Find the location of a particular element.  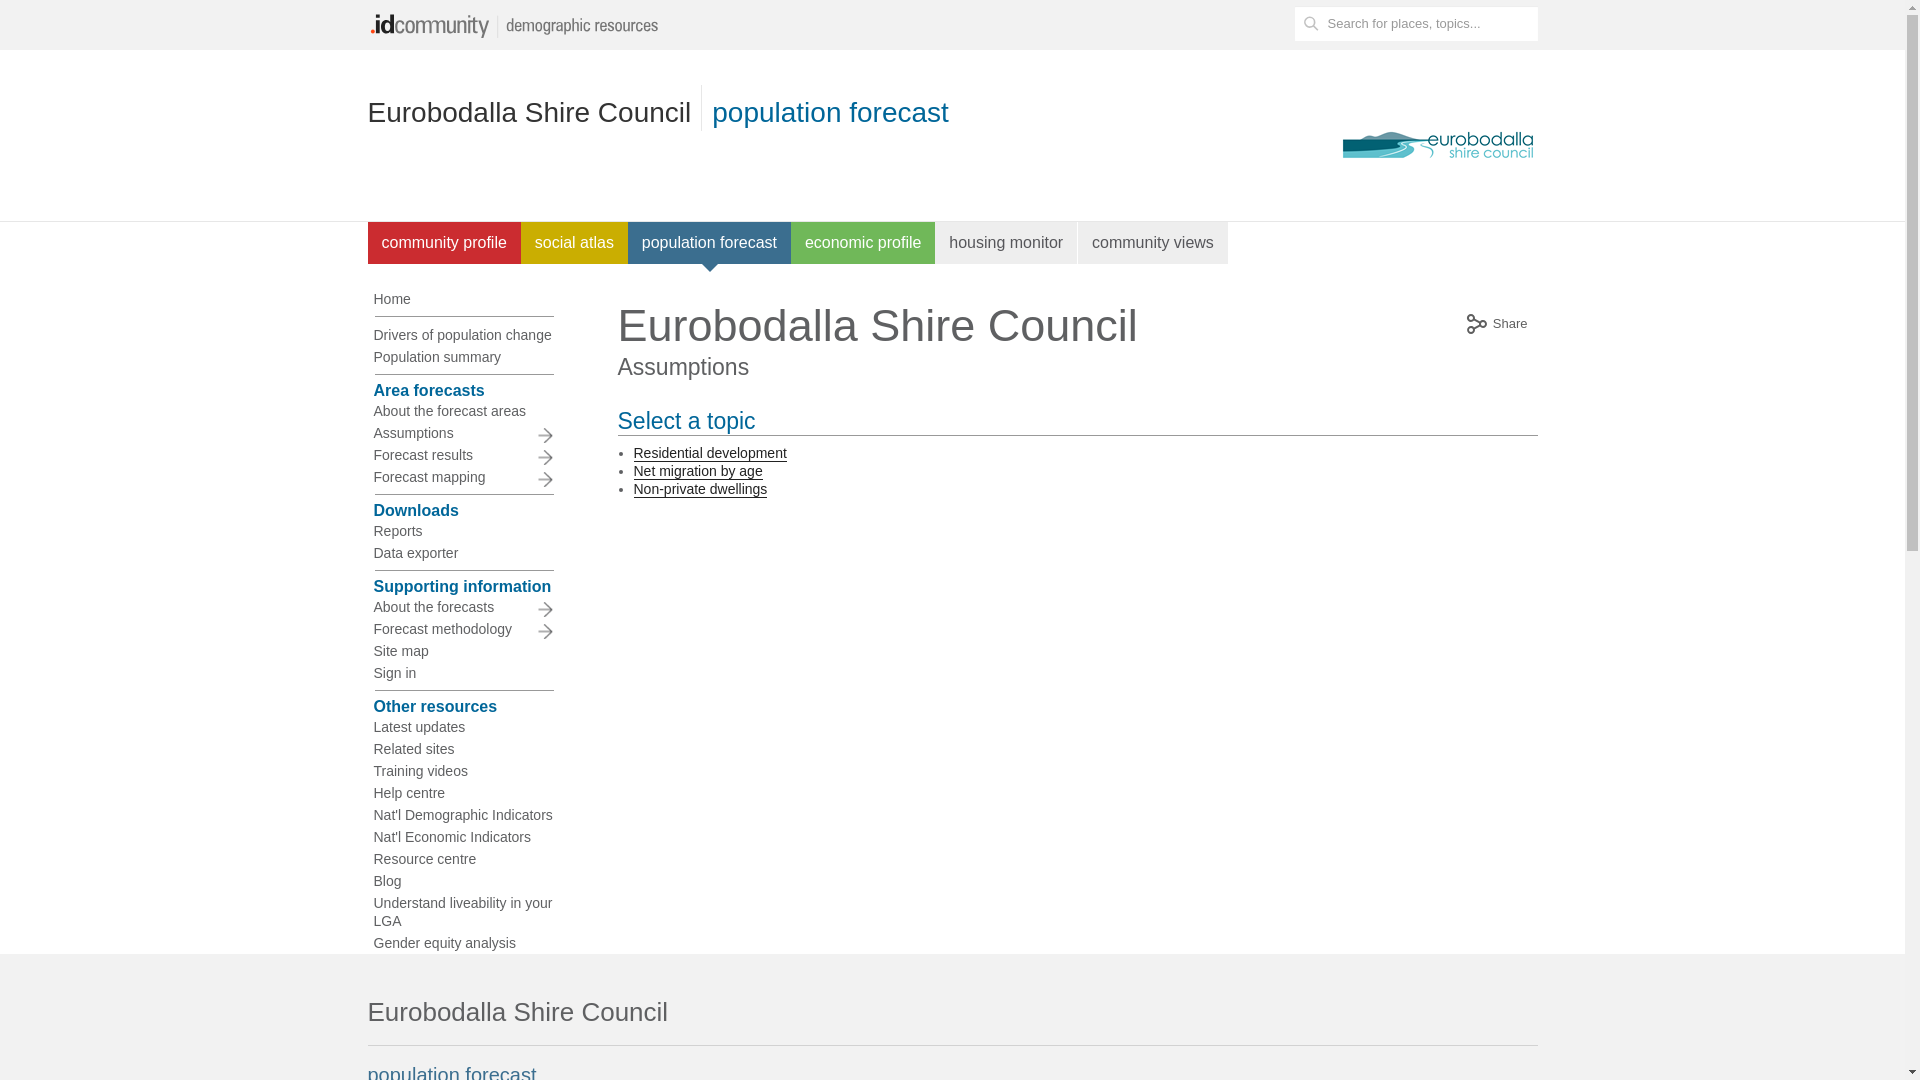

'Reports' is located at coordinates (461, 530).